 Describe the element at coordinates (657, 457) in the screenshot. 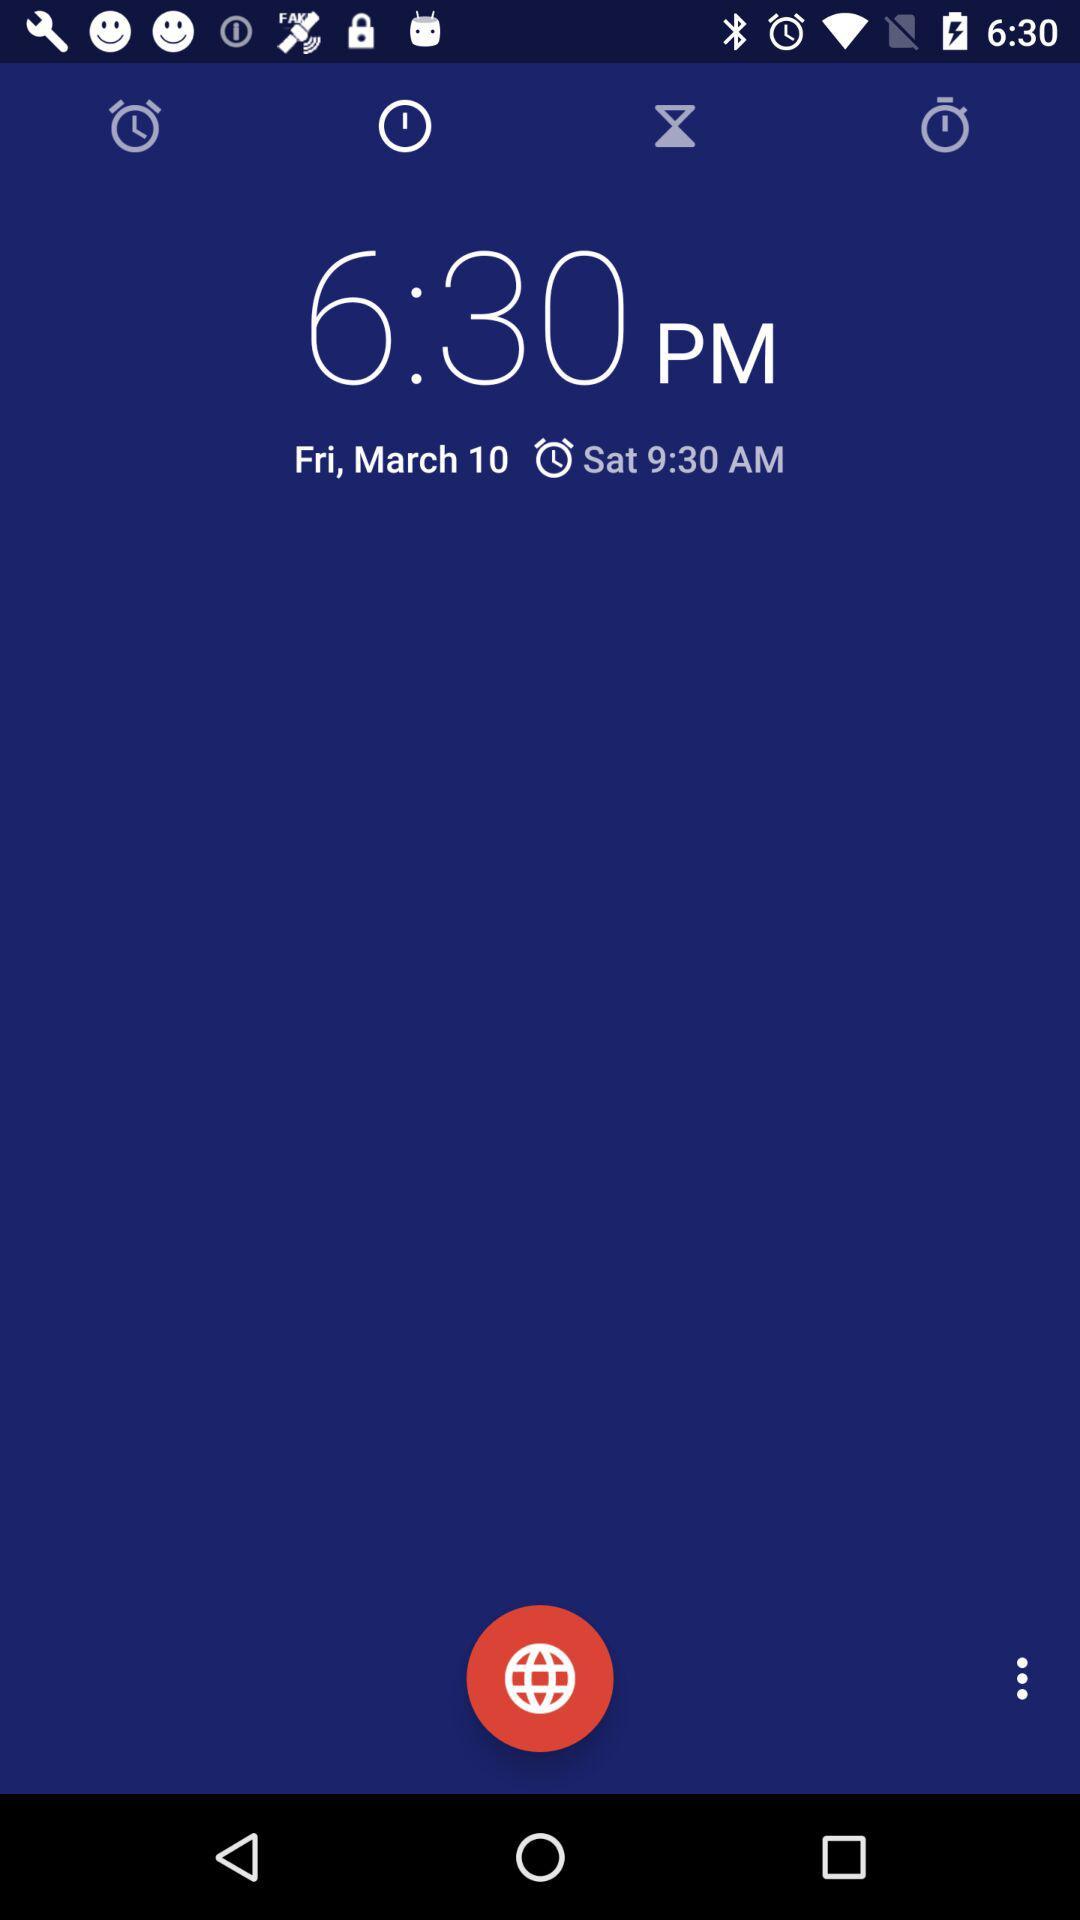

I see `sat 9 30 item` at that location.